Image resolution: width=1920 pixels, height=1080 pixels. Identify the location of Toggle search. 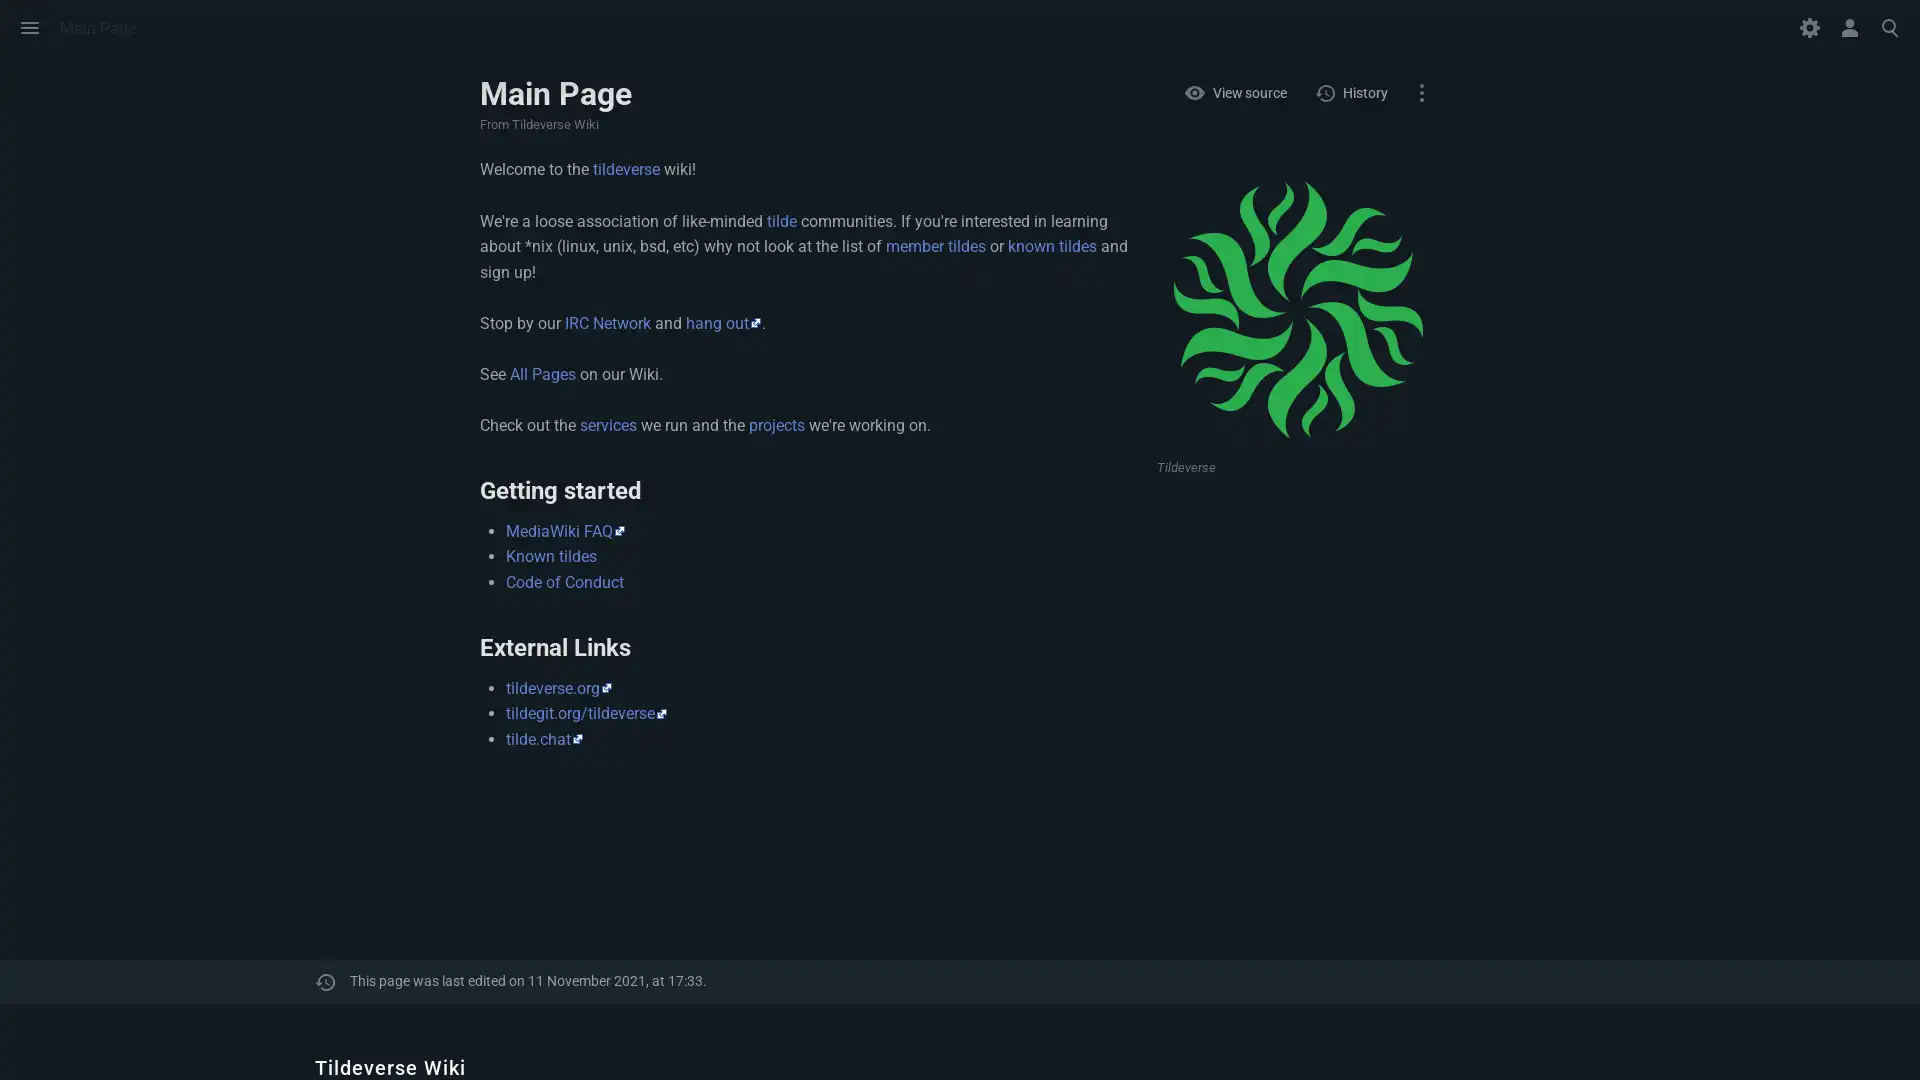
(1889, 27).